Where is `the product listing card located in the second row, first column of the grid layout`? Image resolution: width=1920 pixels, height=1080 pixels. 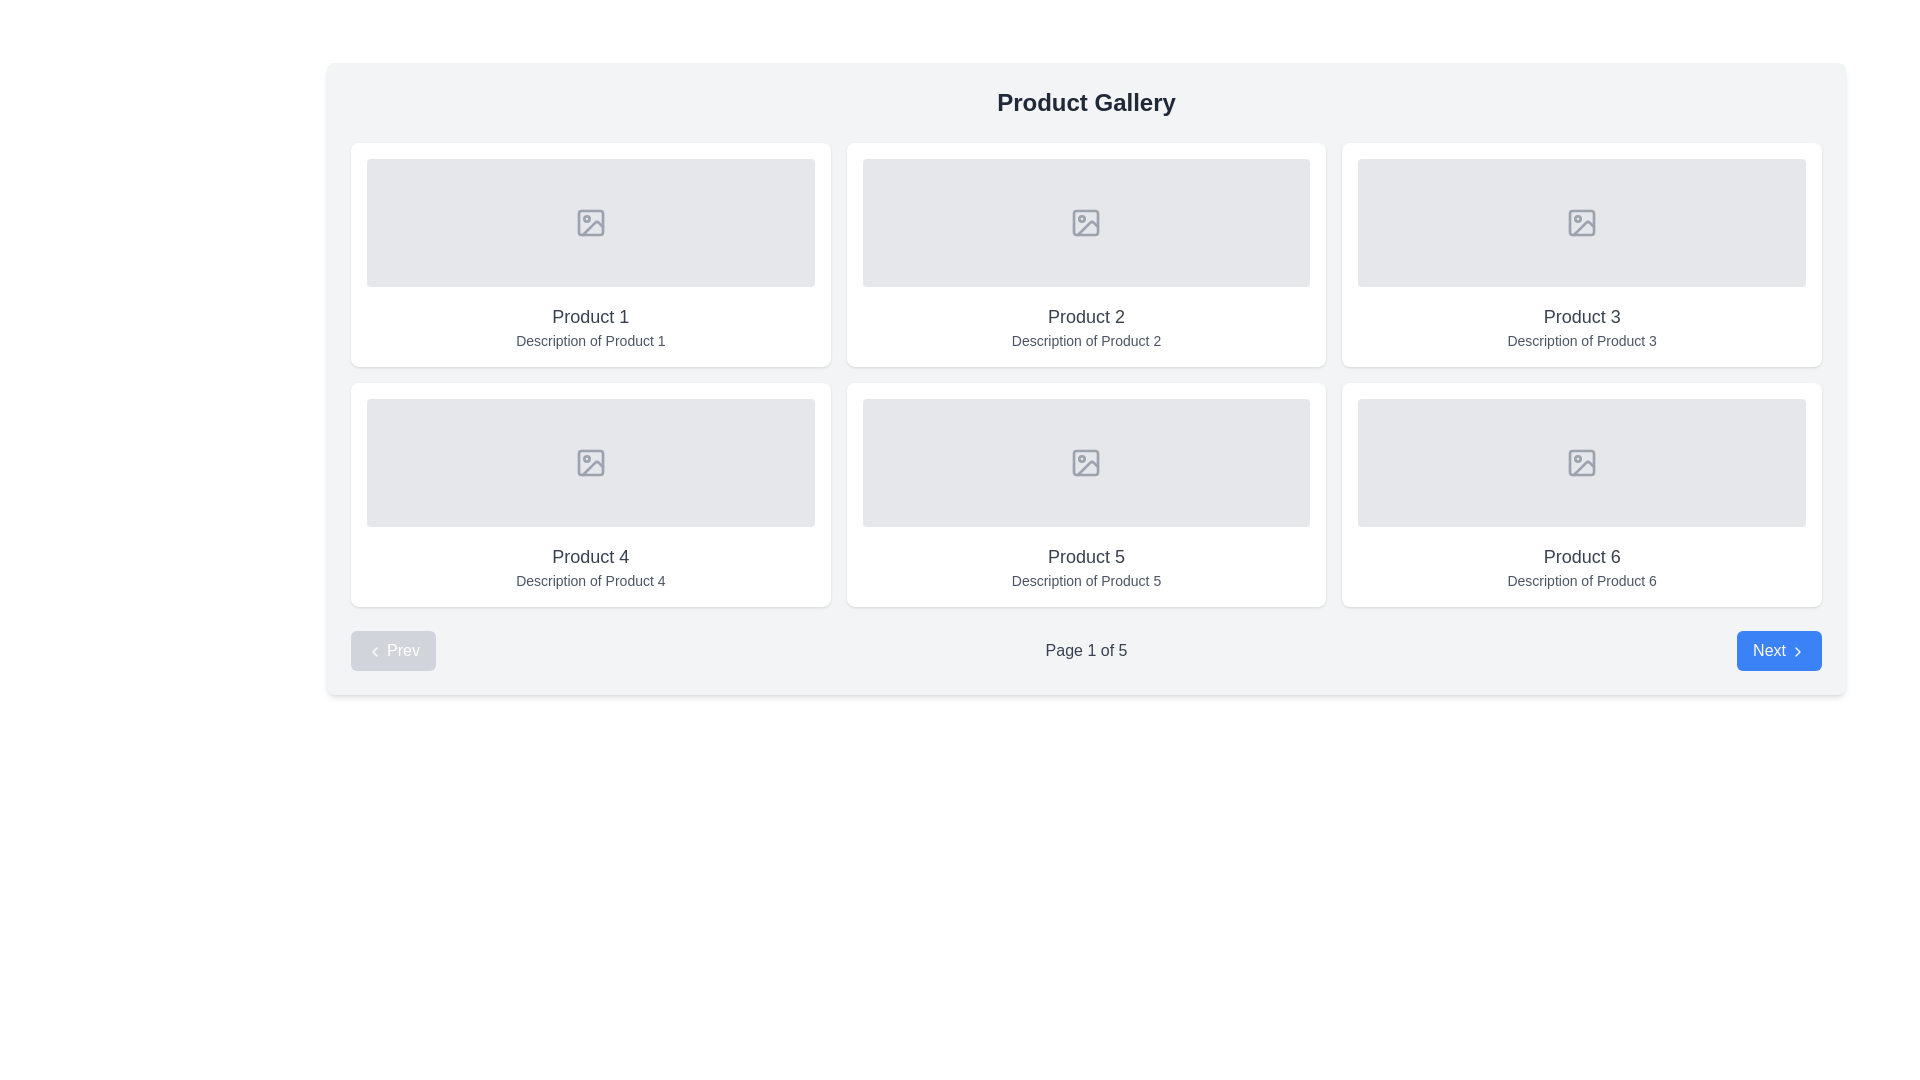 the product listing card located in the second row, first column of the grid layout is located at coordinates (589, 494).